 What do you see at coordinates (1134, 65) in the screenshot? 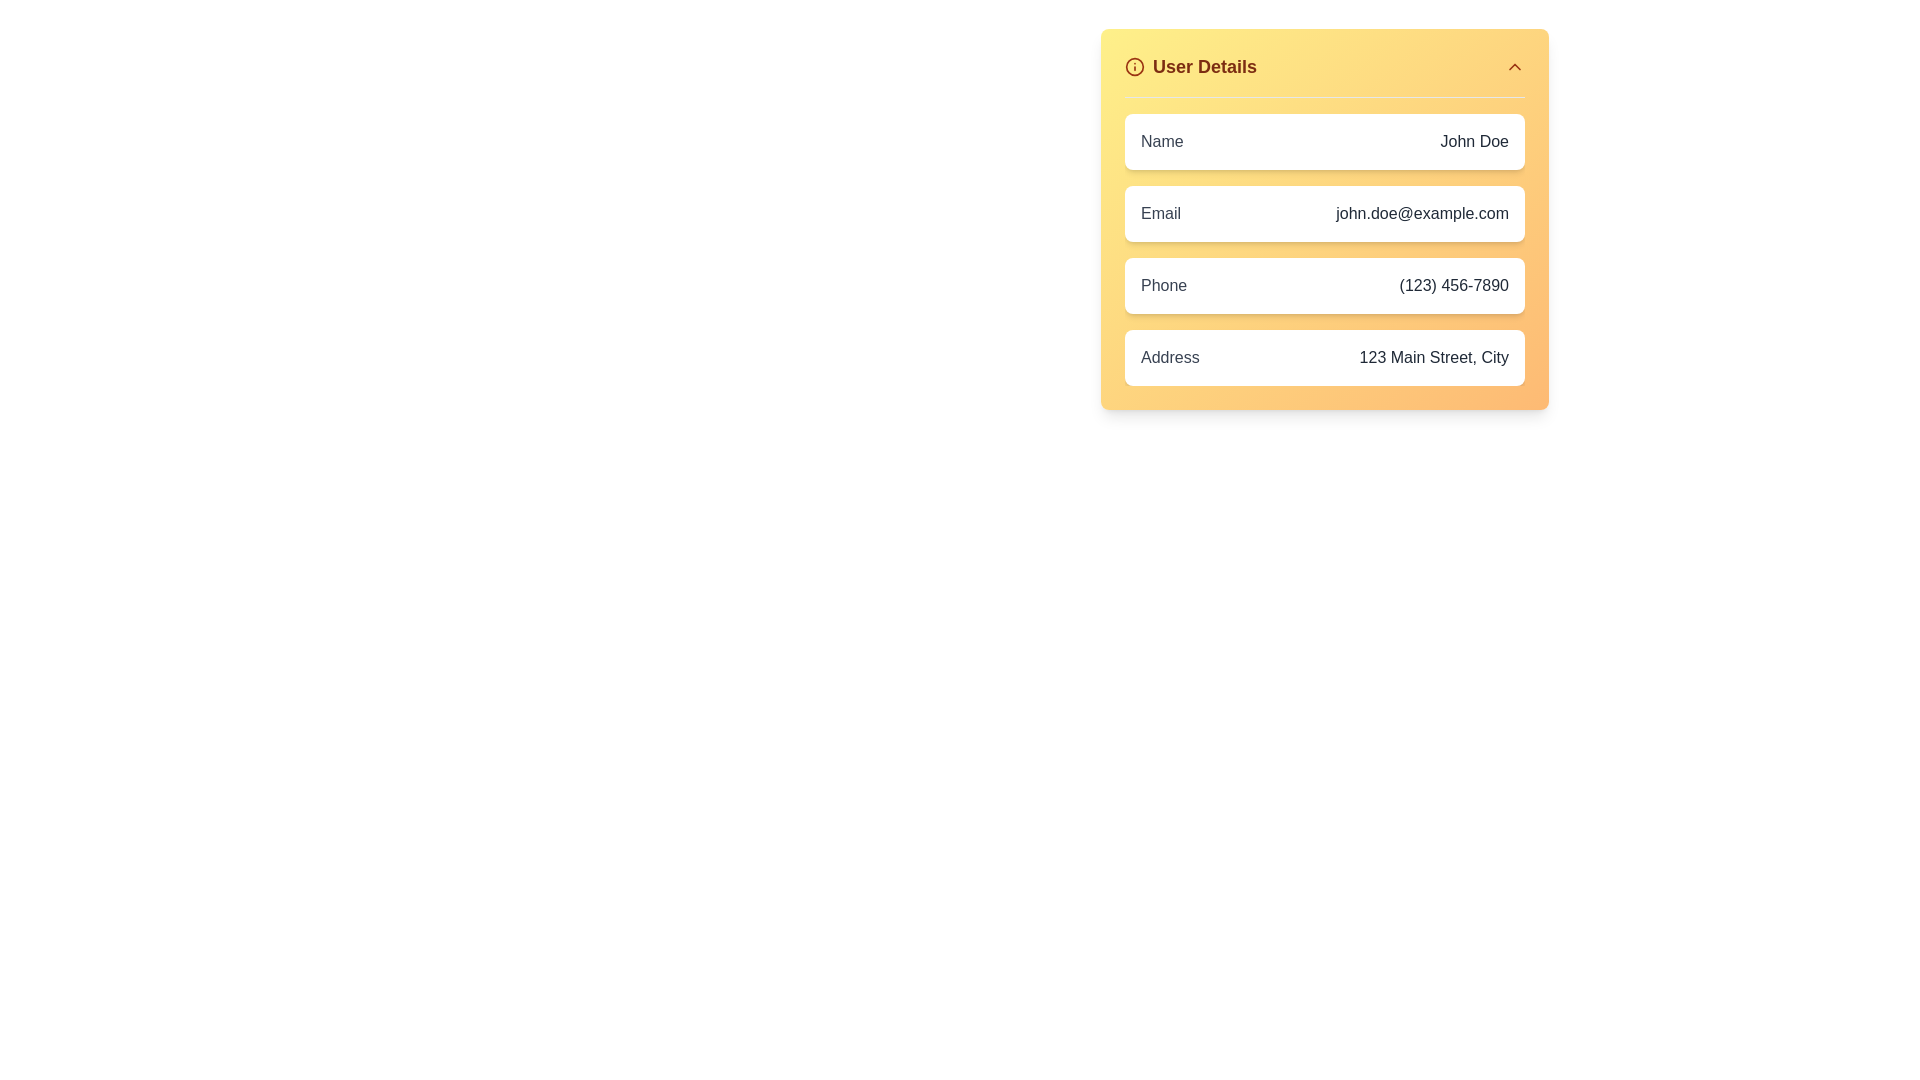
I see `the circular graphical shape that serves as the background of the 'User Details' icon located at the top left corner of the user interface` at bounding box center [1134, 65].